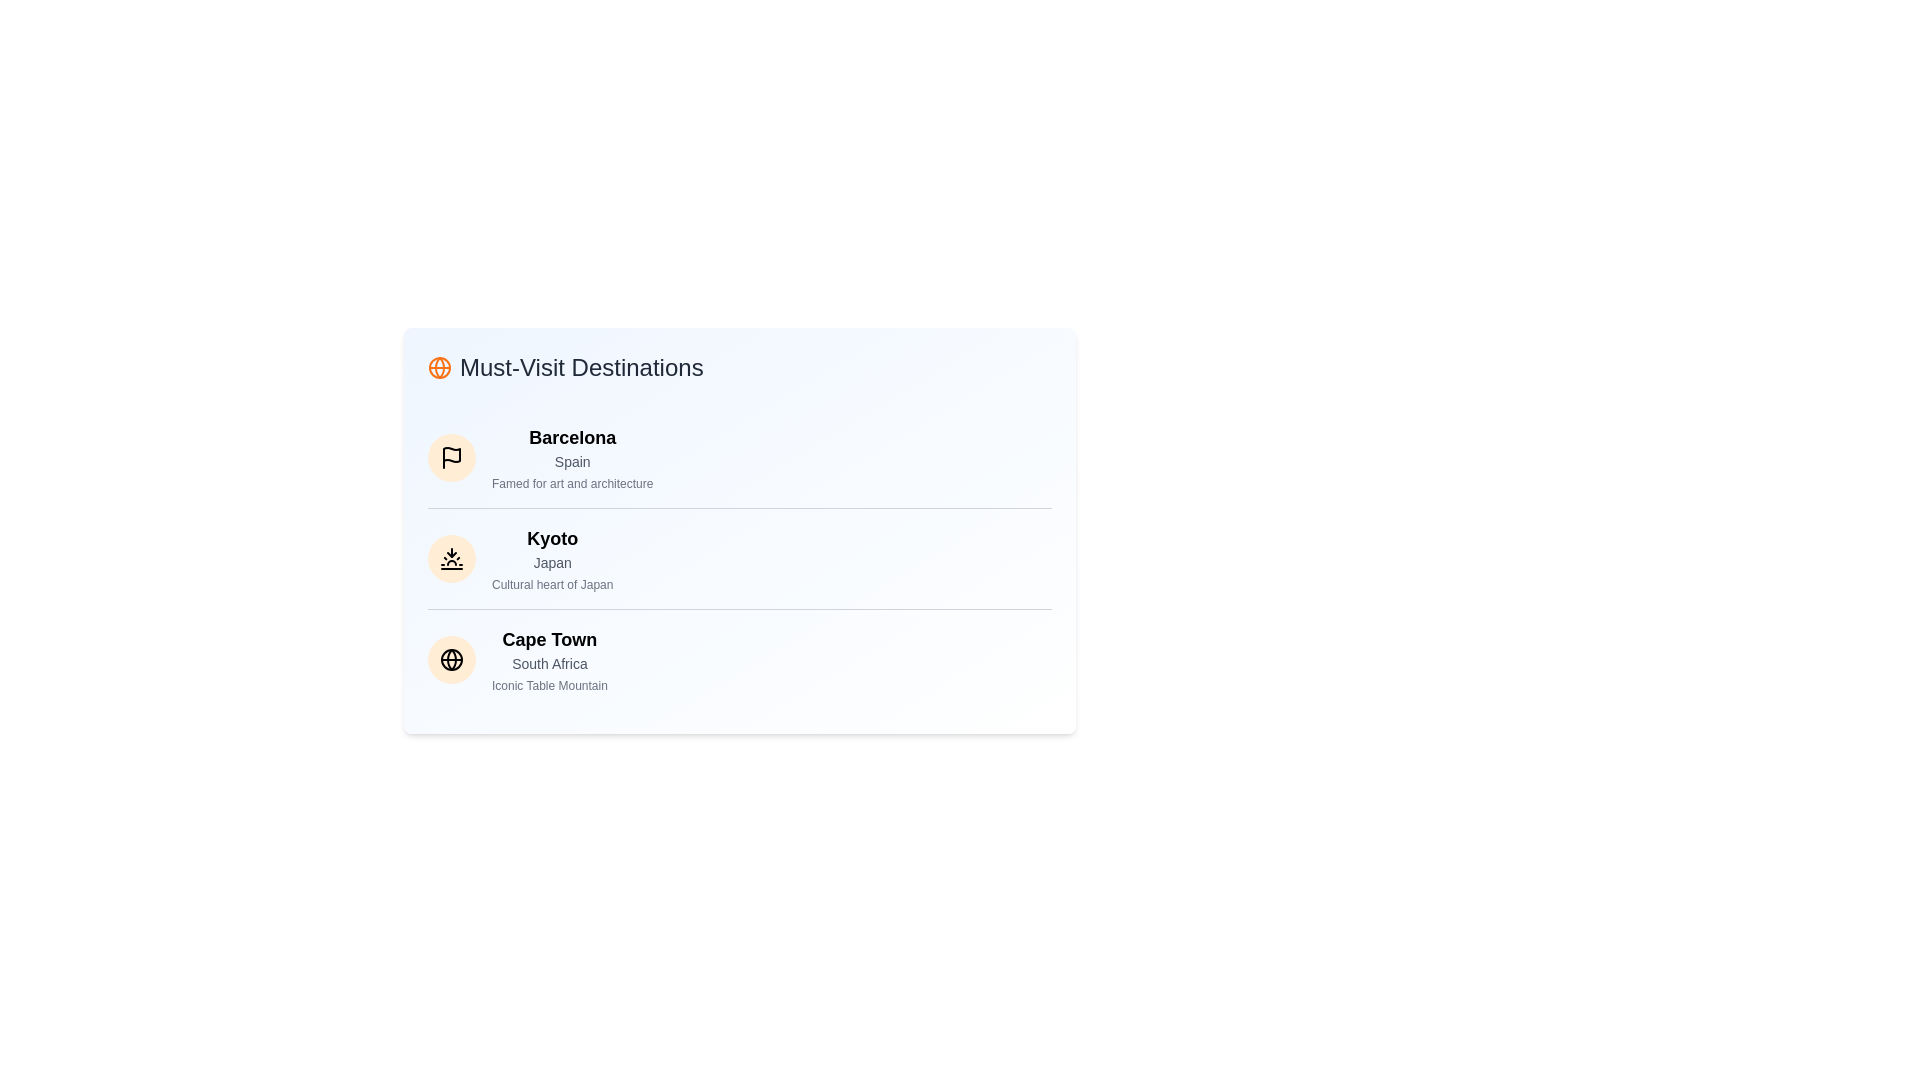  What do you see at coordinates (450, 458) in the screenshot?
I see `the icon next to the destination Barcelona` at bounding box center [450, 458].